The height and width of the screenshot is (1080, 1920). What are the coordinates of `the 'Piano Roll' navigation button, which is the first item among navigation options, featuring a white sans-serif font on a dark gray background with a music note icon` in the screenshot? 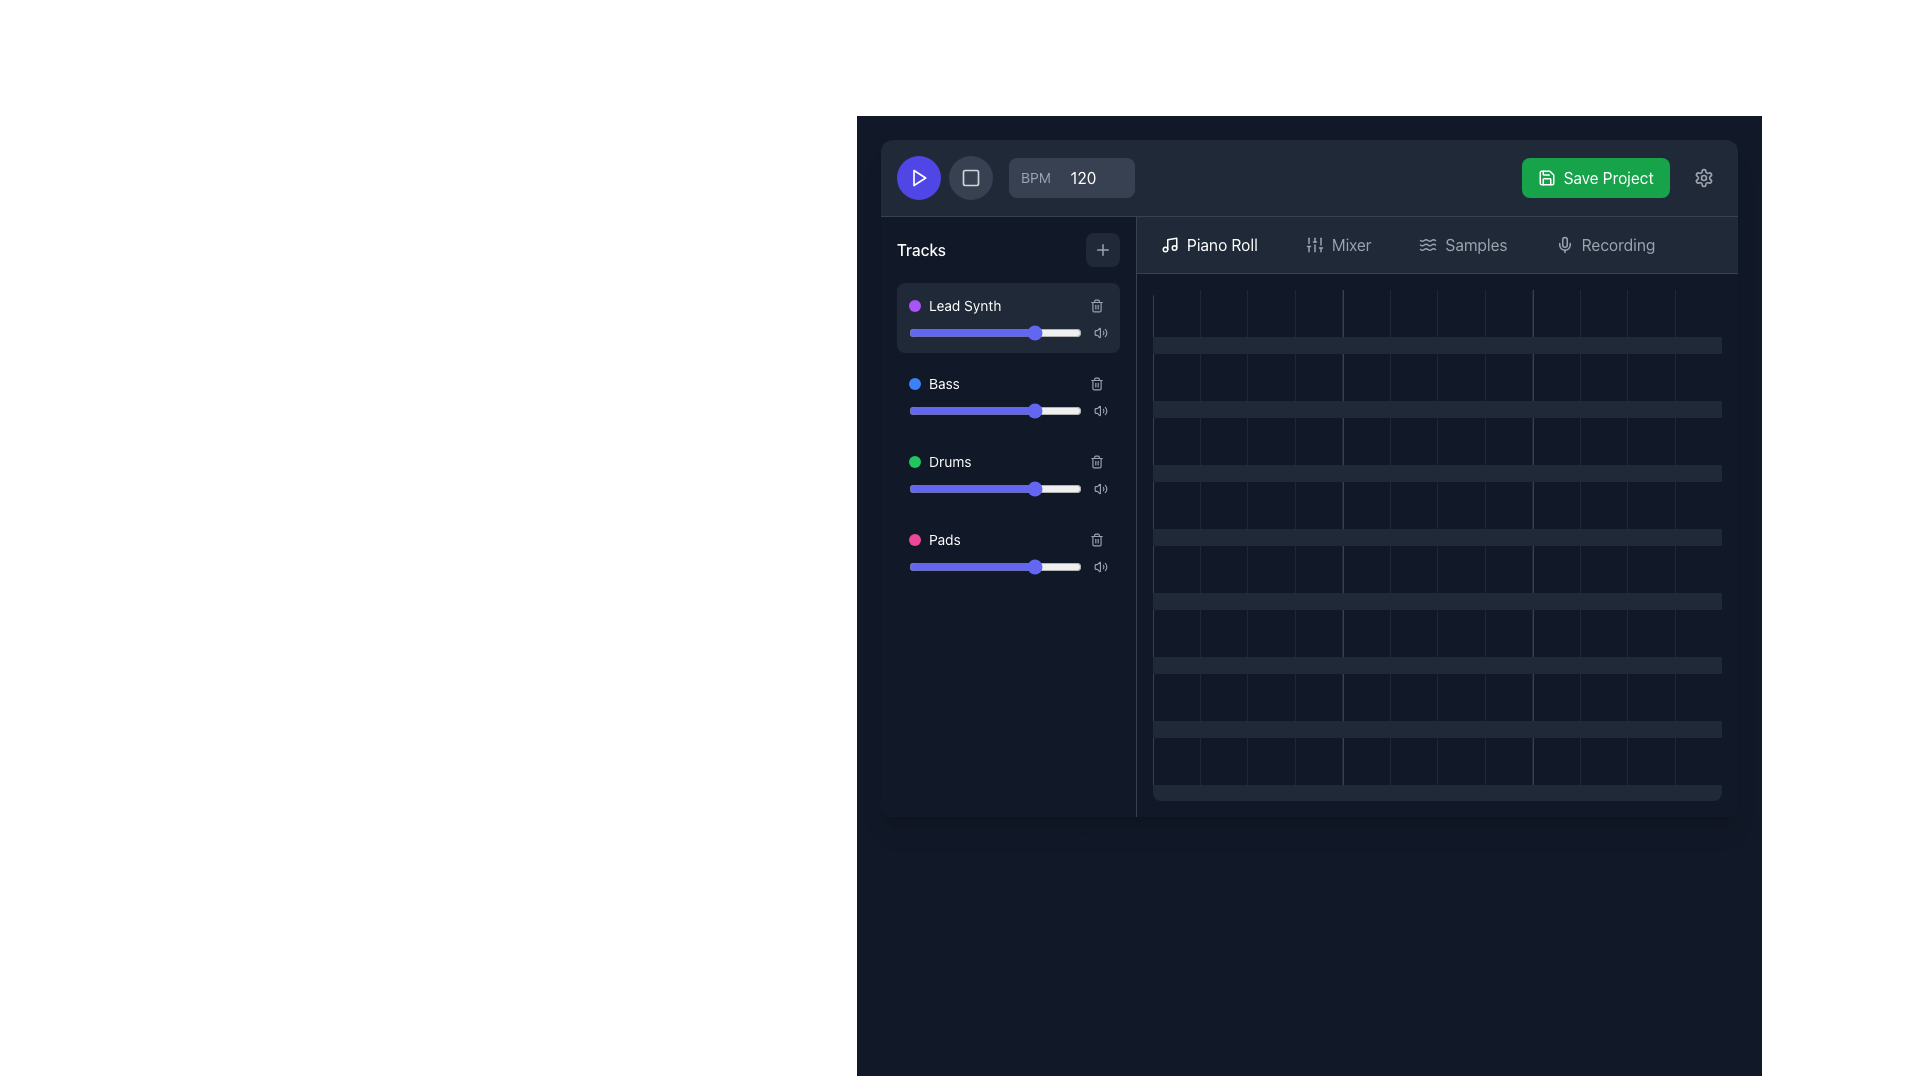 It's located at (1208, 244).